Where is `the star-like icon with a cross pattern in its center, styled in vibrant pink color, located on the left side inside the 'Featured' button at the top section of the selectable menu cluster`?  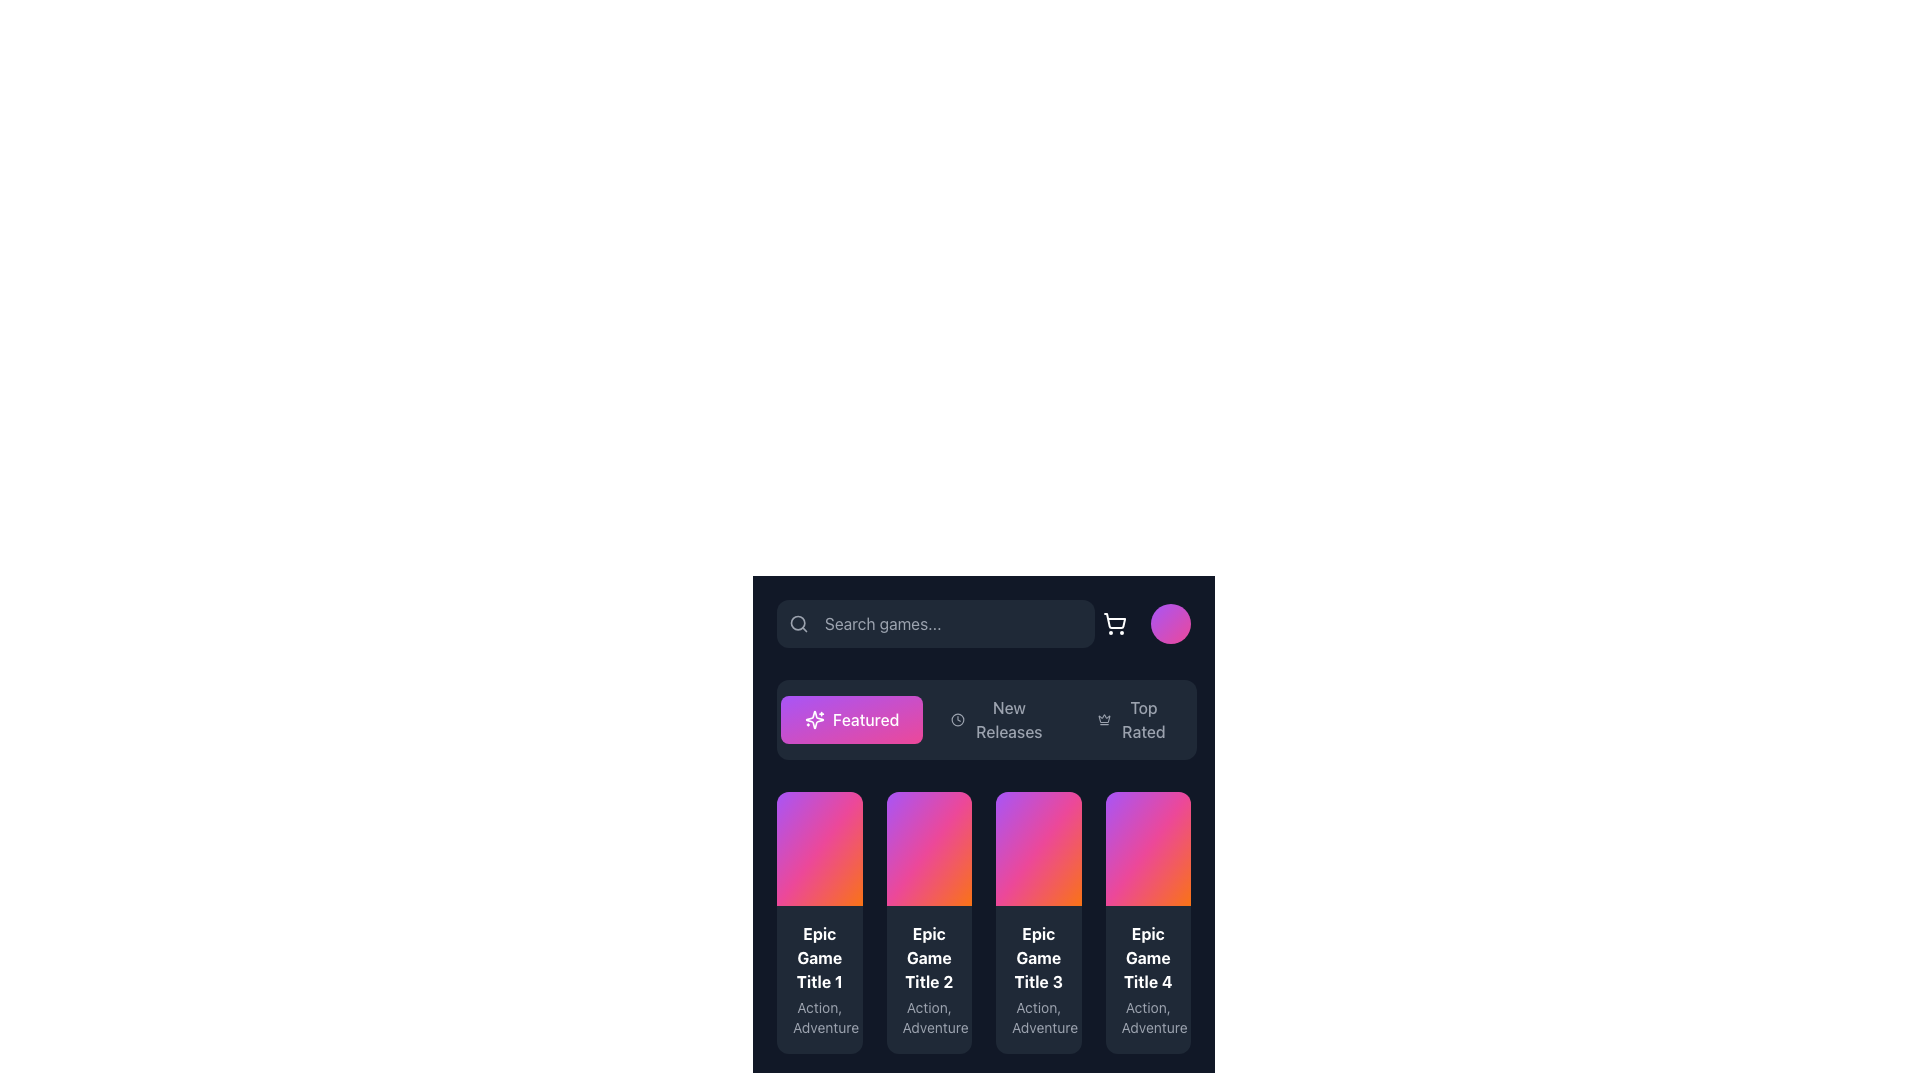
the star-like icon with a cross pattern in its center, styled in vibrant pink color, located on the left side inside the 'Featured' button at the top section of the selectable menu cluster is located at coordinates (815, 720).